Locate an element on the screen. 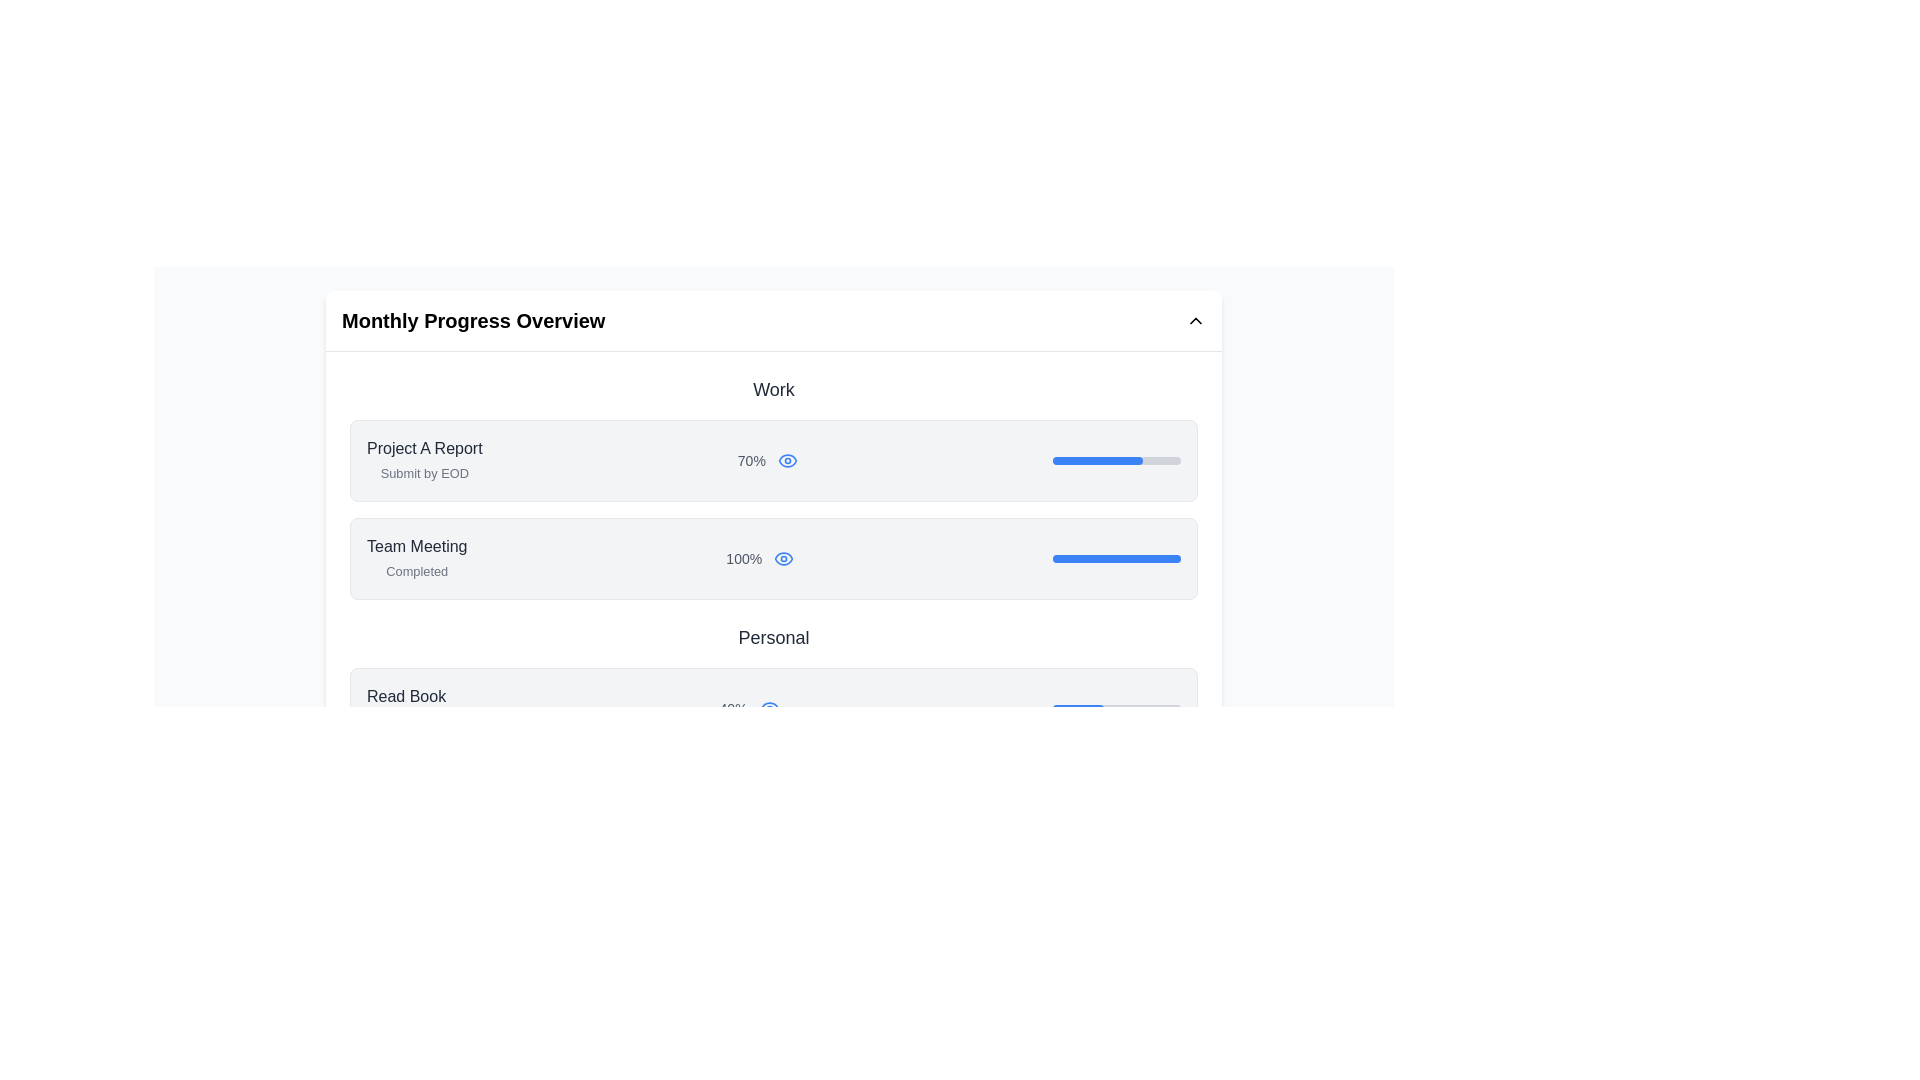 This screenshot has width=1920, height=1080. the 'Completed' status indicator text label located in the lower part of the 'Team Meeting' section within the 'Work' category of the 'Monthly Progress Overview' is located at coordinates (416, 571).